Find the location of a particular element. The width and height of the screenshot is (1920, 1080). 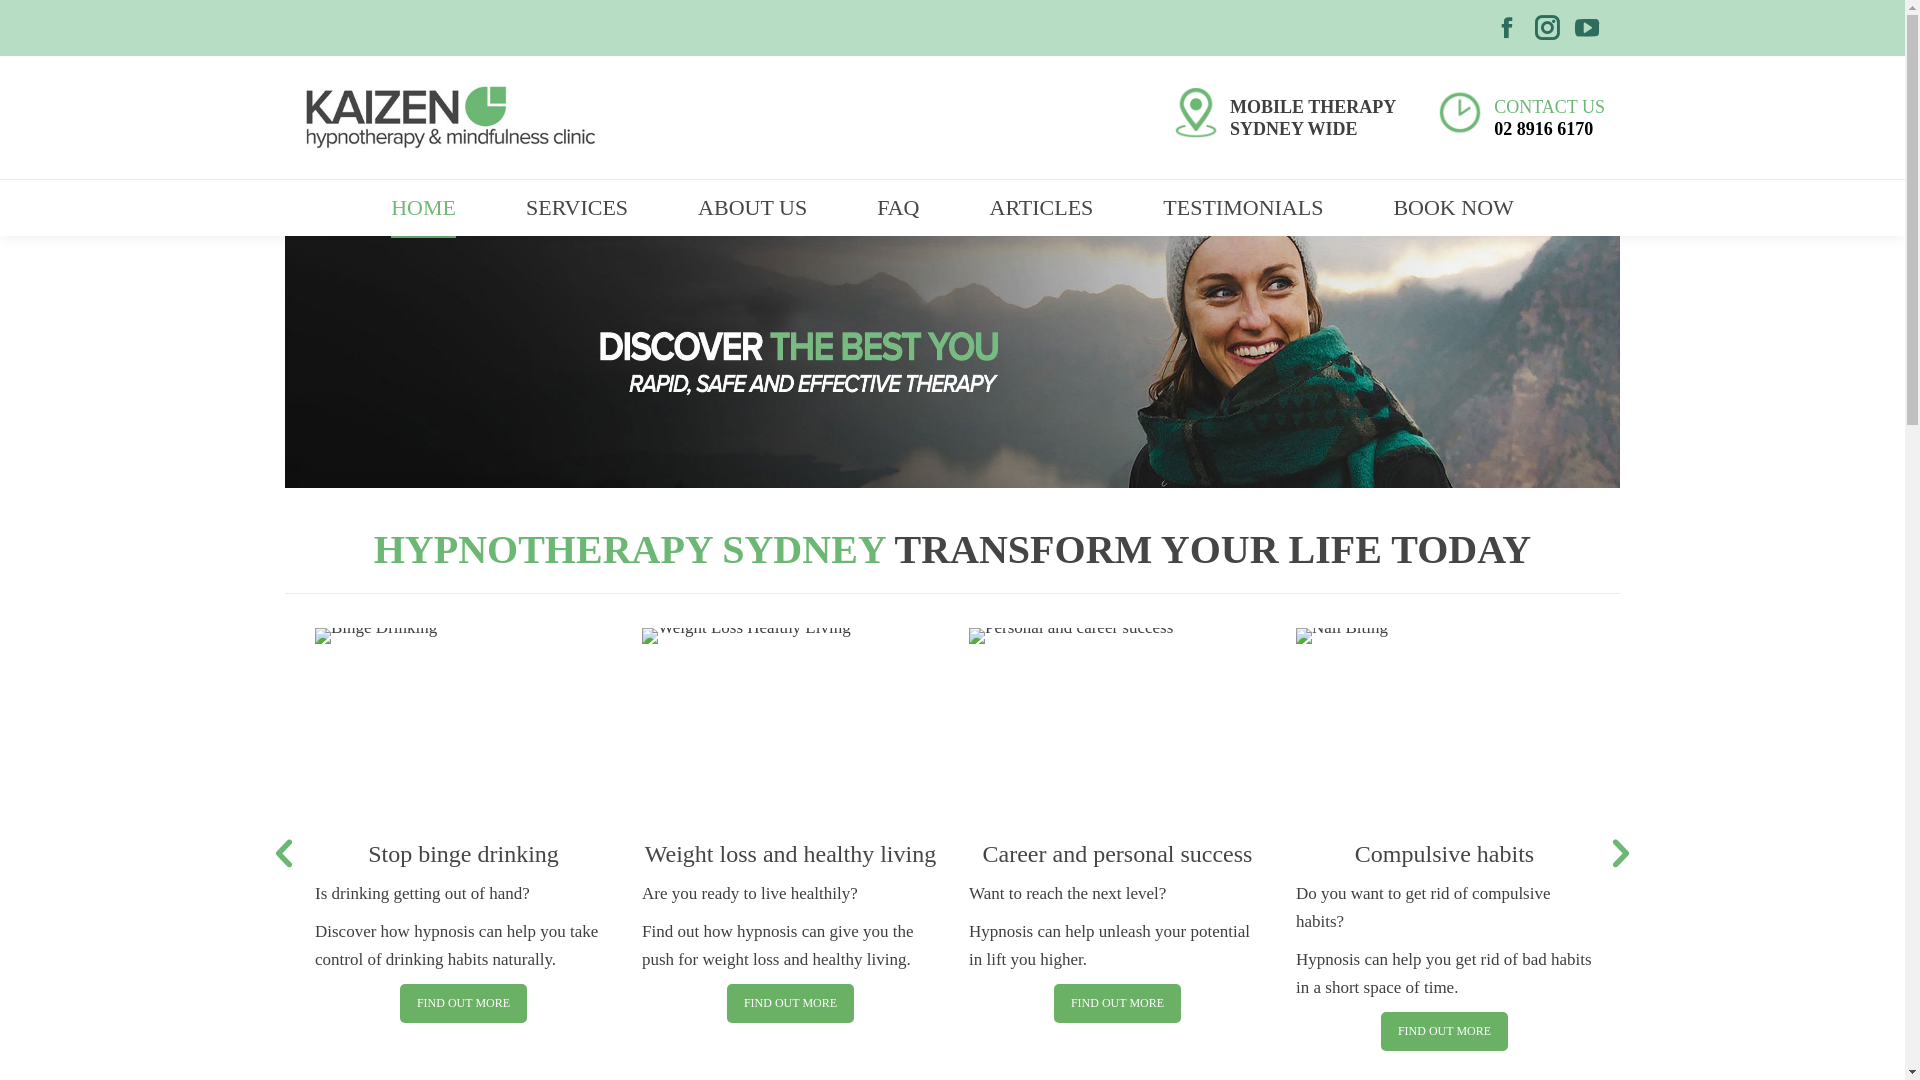

'TESTIMONIALS' is located at coordinates (1242, 208).